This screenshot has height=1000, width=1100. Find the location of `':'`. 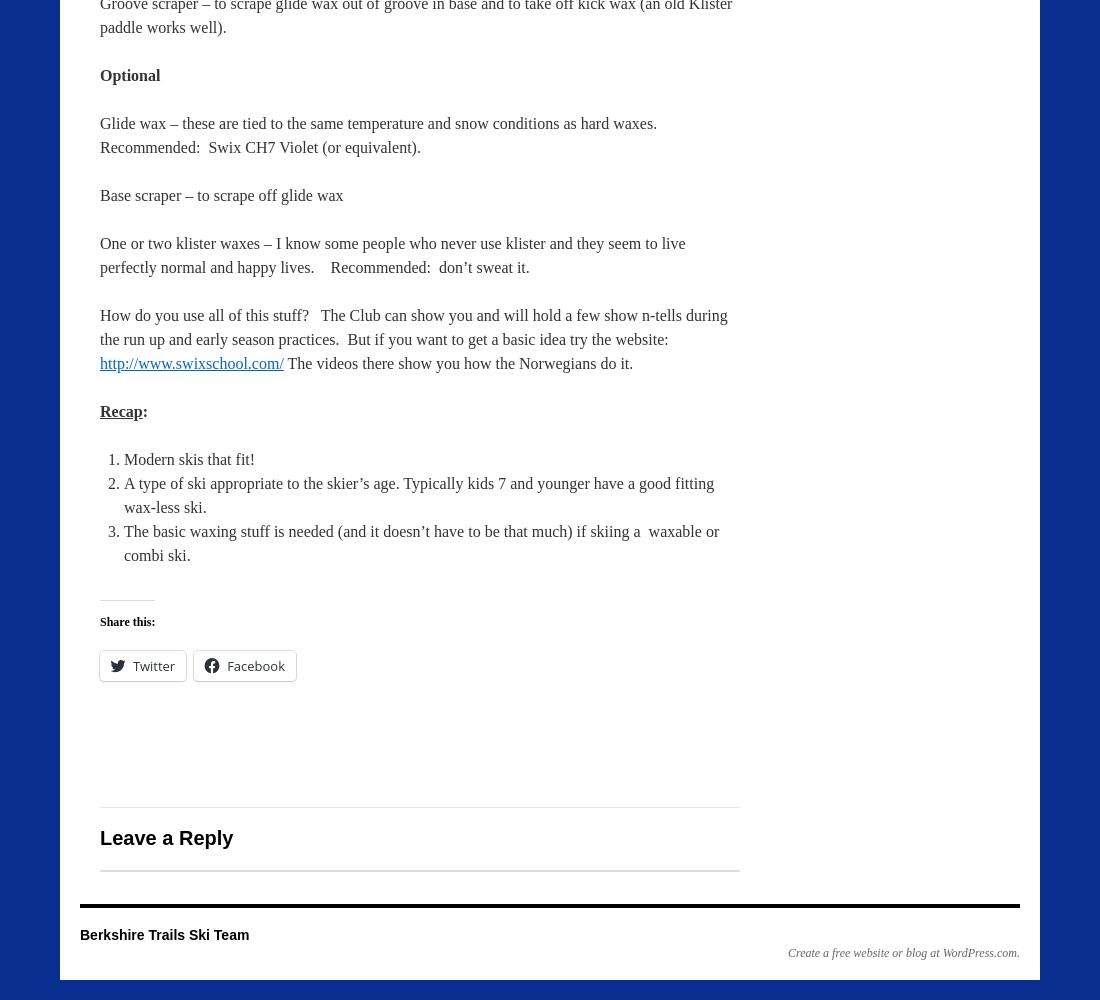

':' is located at coordinates (143, 411).